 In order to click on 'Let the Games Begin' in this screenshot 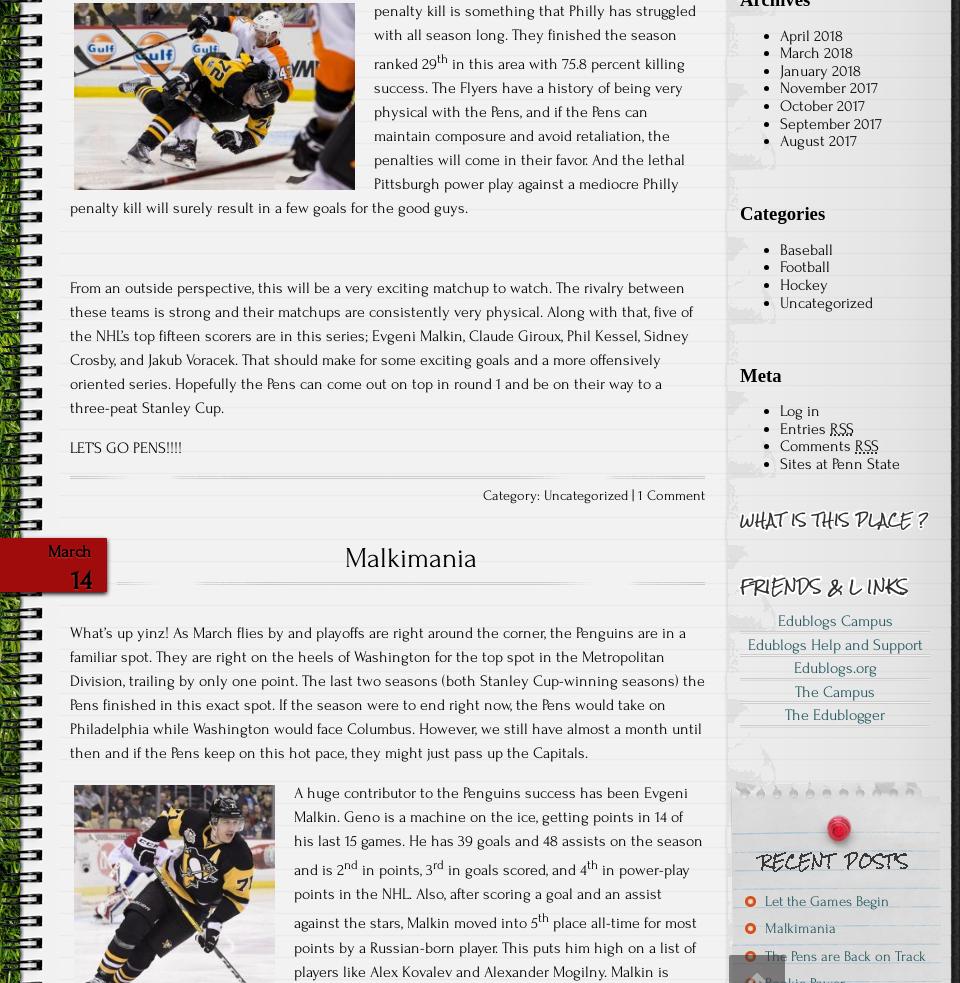, I will do `click(827, 900)`.